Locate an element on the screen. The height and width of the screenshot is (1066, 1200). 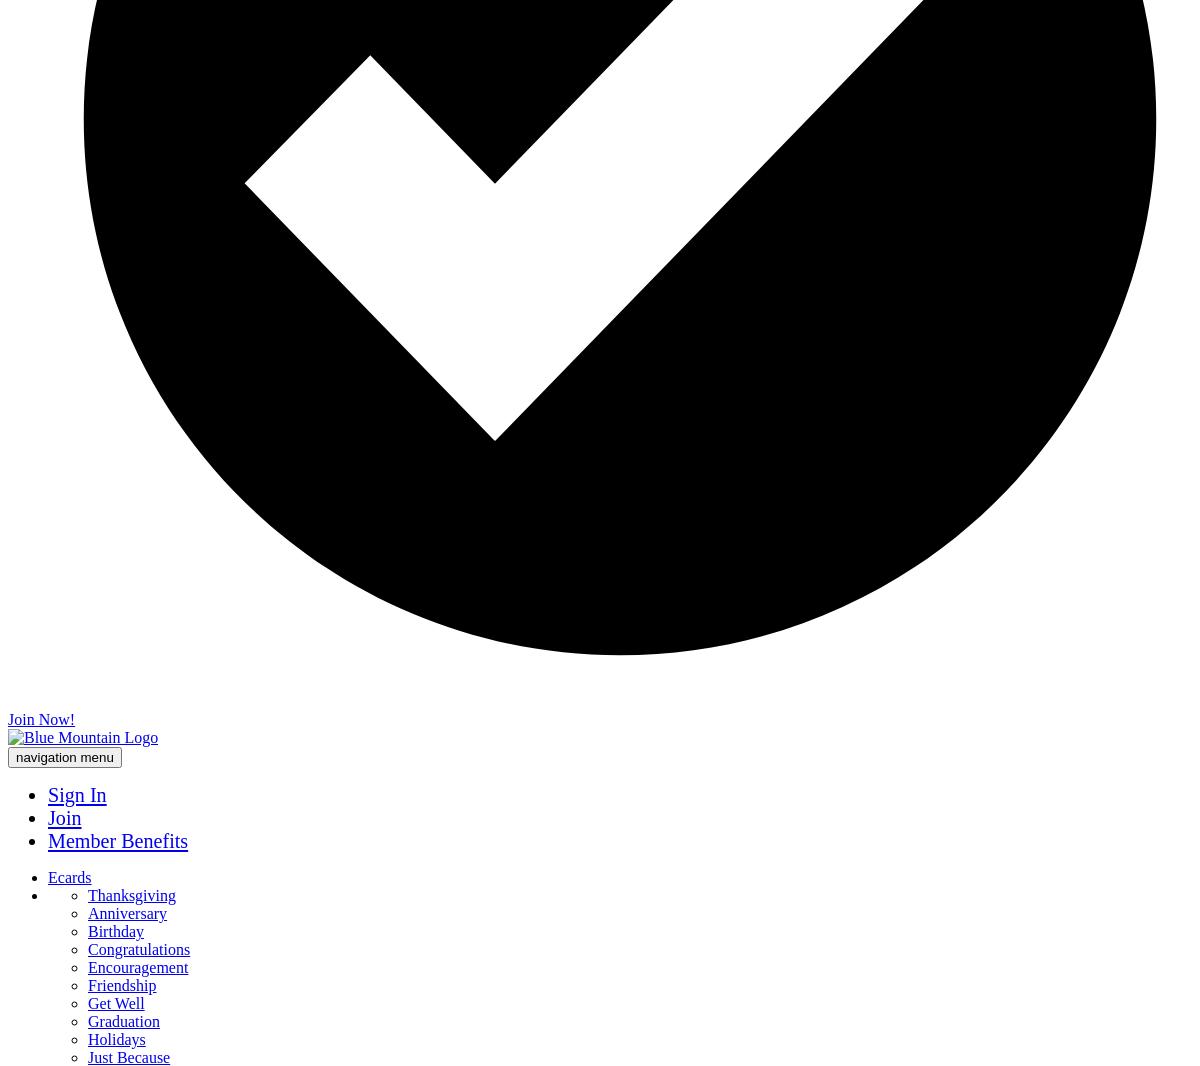
'Graduation' is located at coordinates (123, 1021).